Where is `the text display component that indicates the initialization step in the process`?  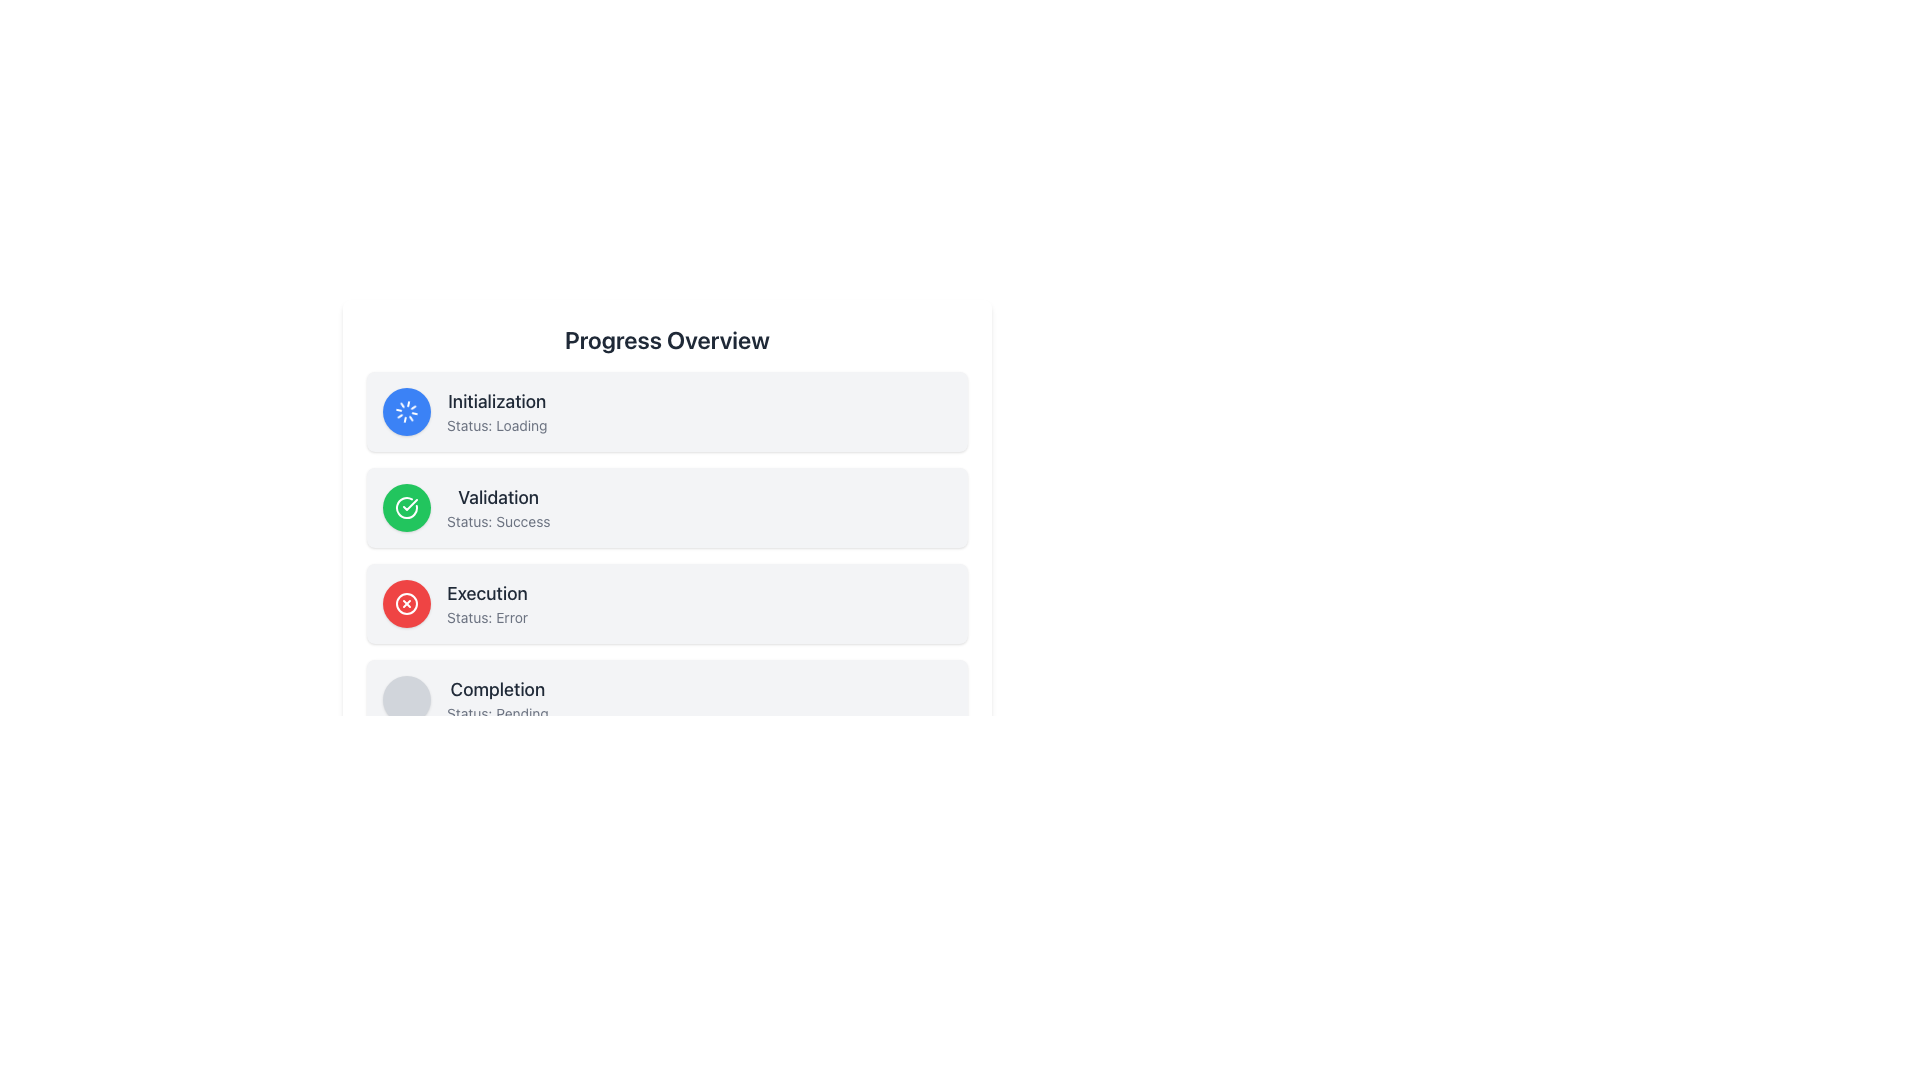 the text display component that indicates the initialization step in the process is located at coordinates (497, 411).